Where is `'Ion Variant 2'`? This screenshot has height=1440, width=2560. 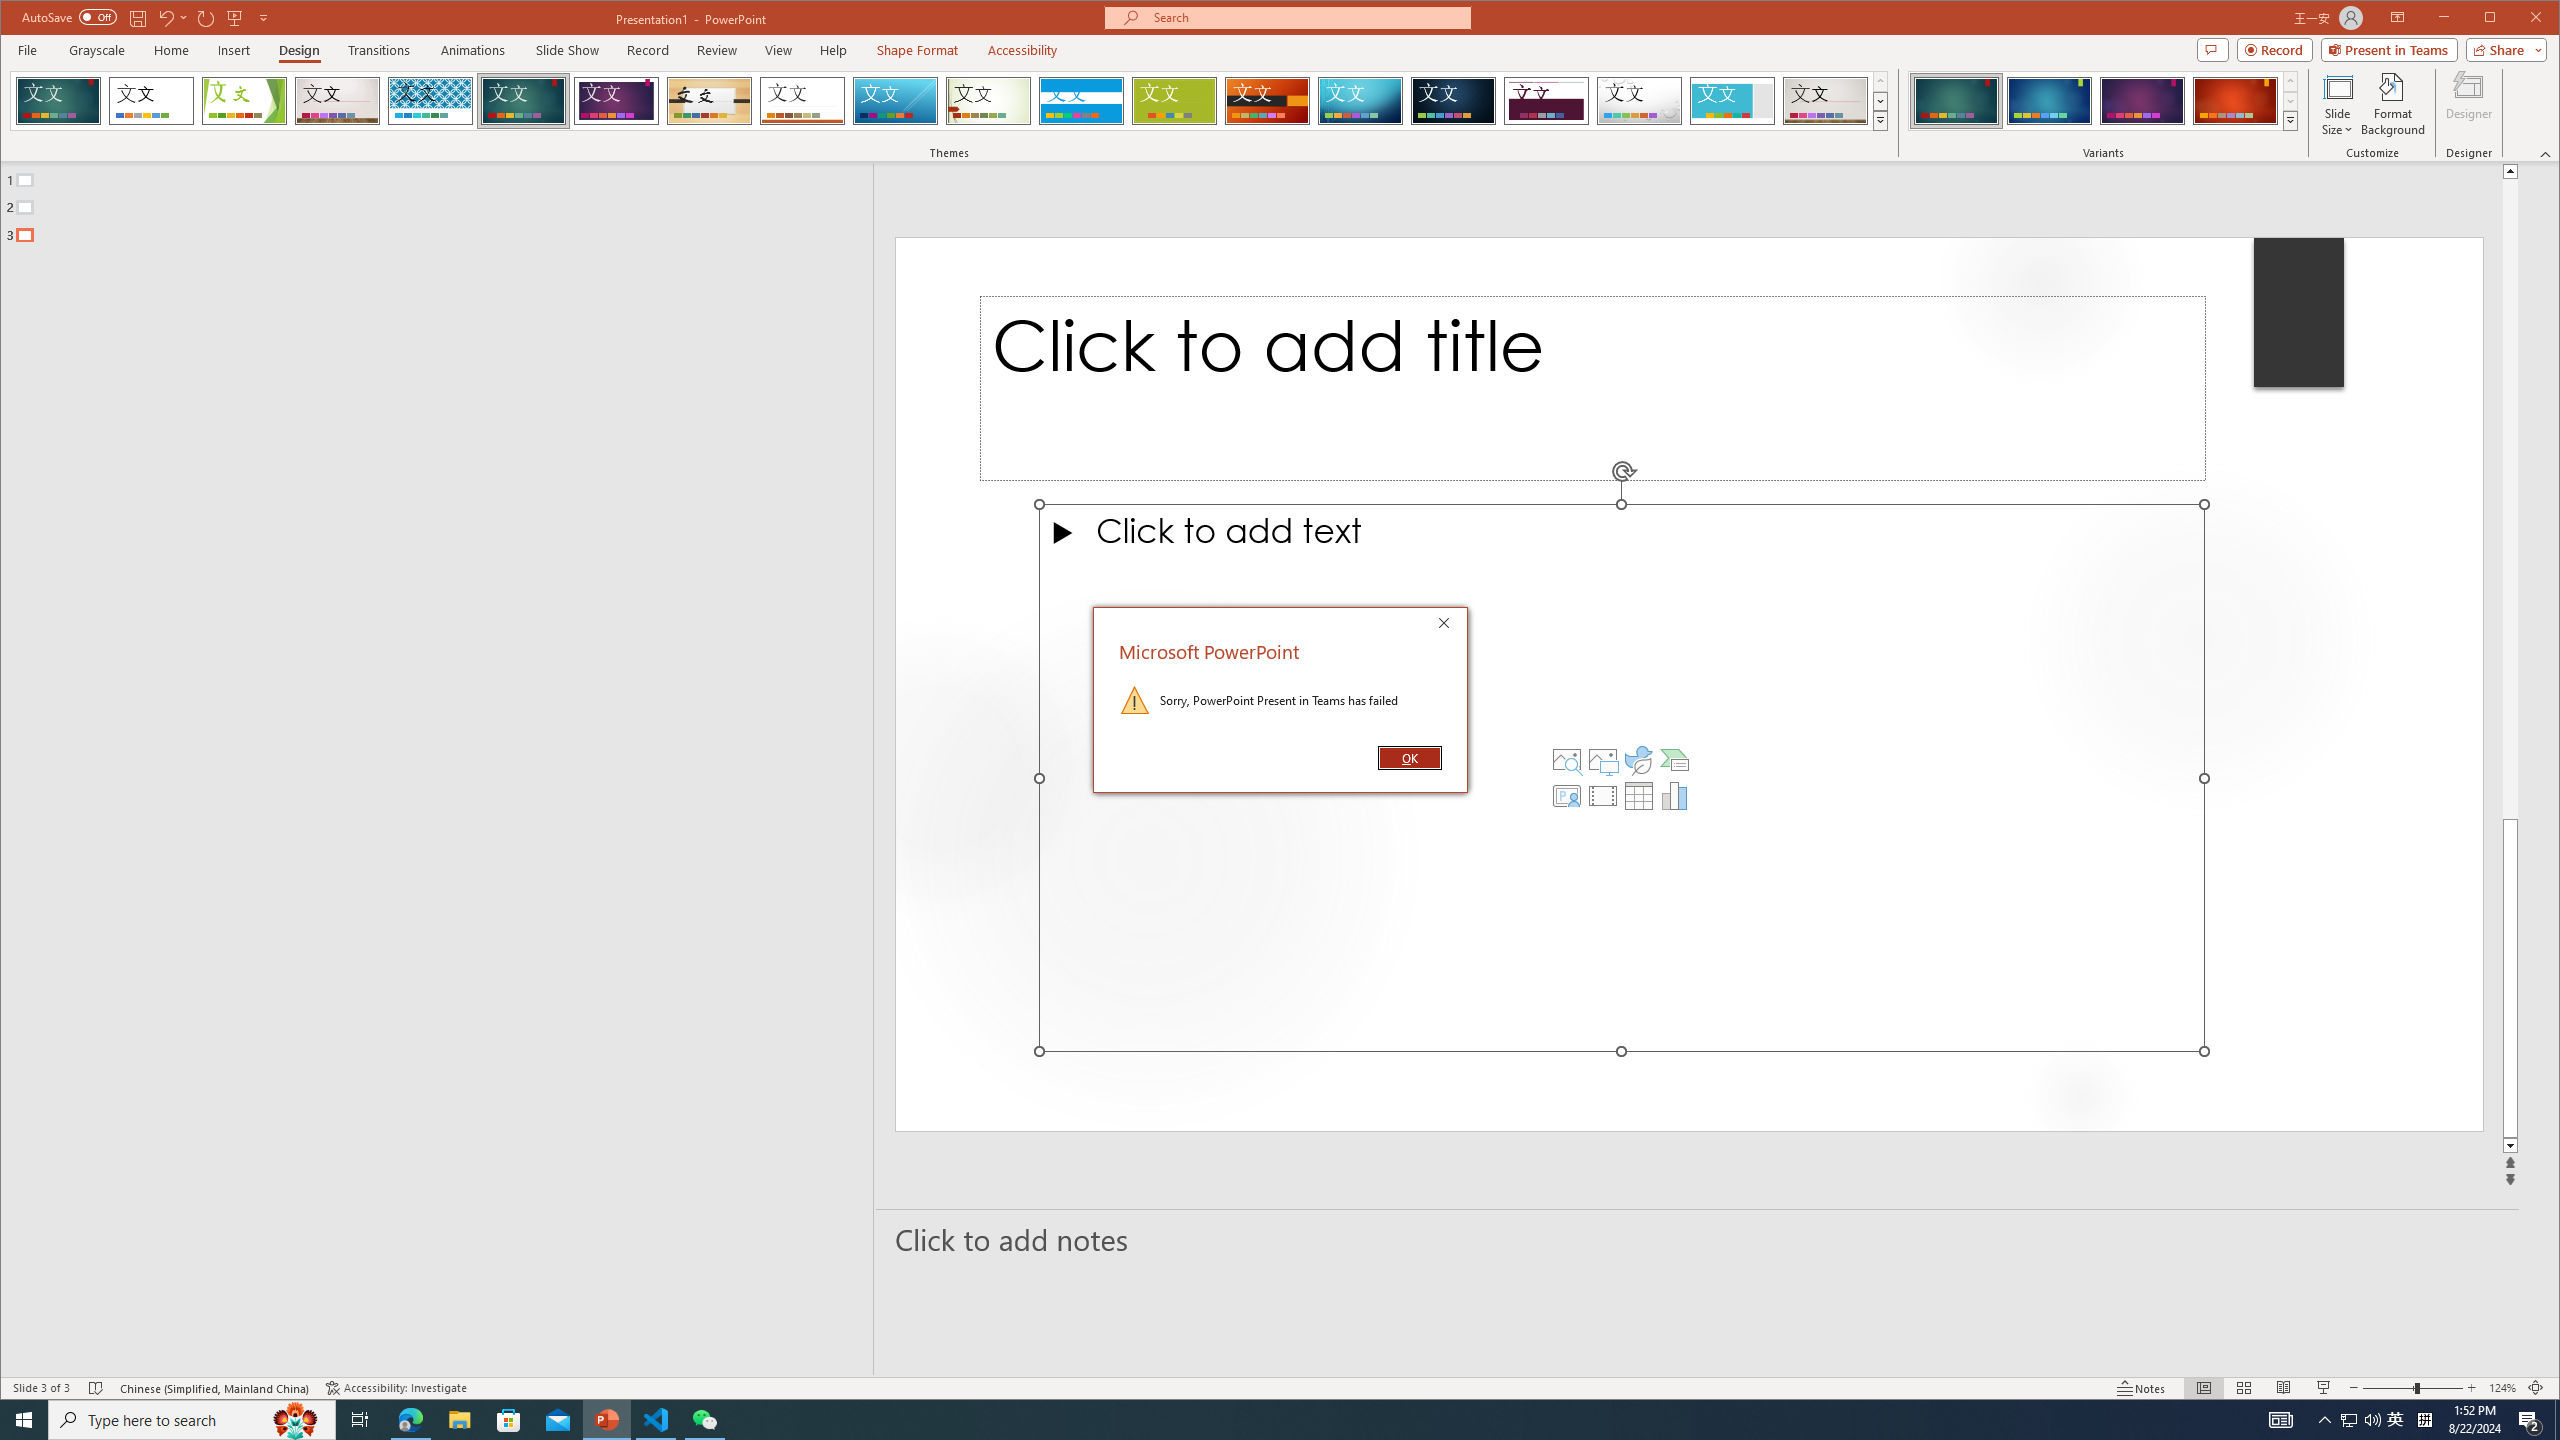 'Ion Variant 2' is located at coordinates (2049, 100).